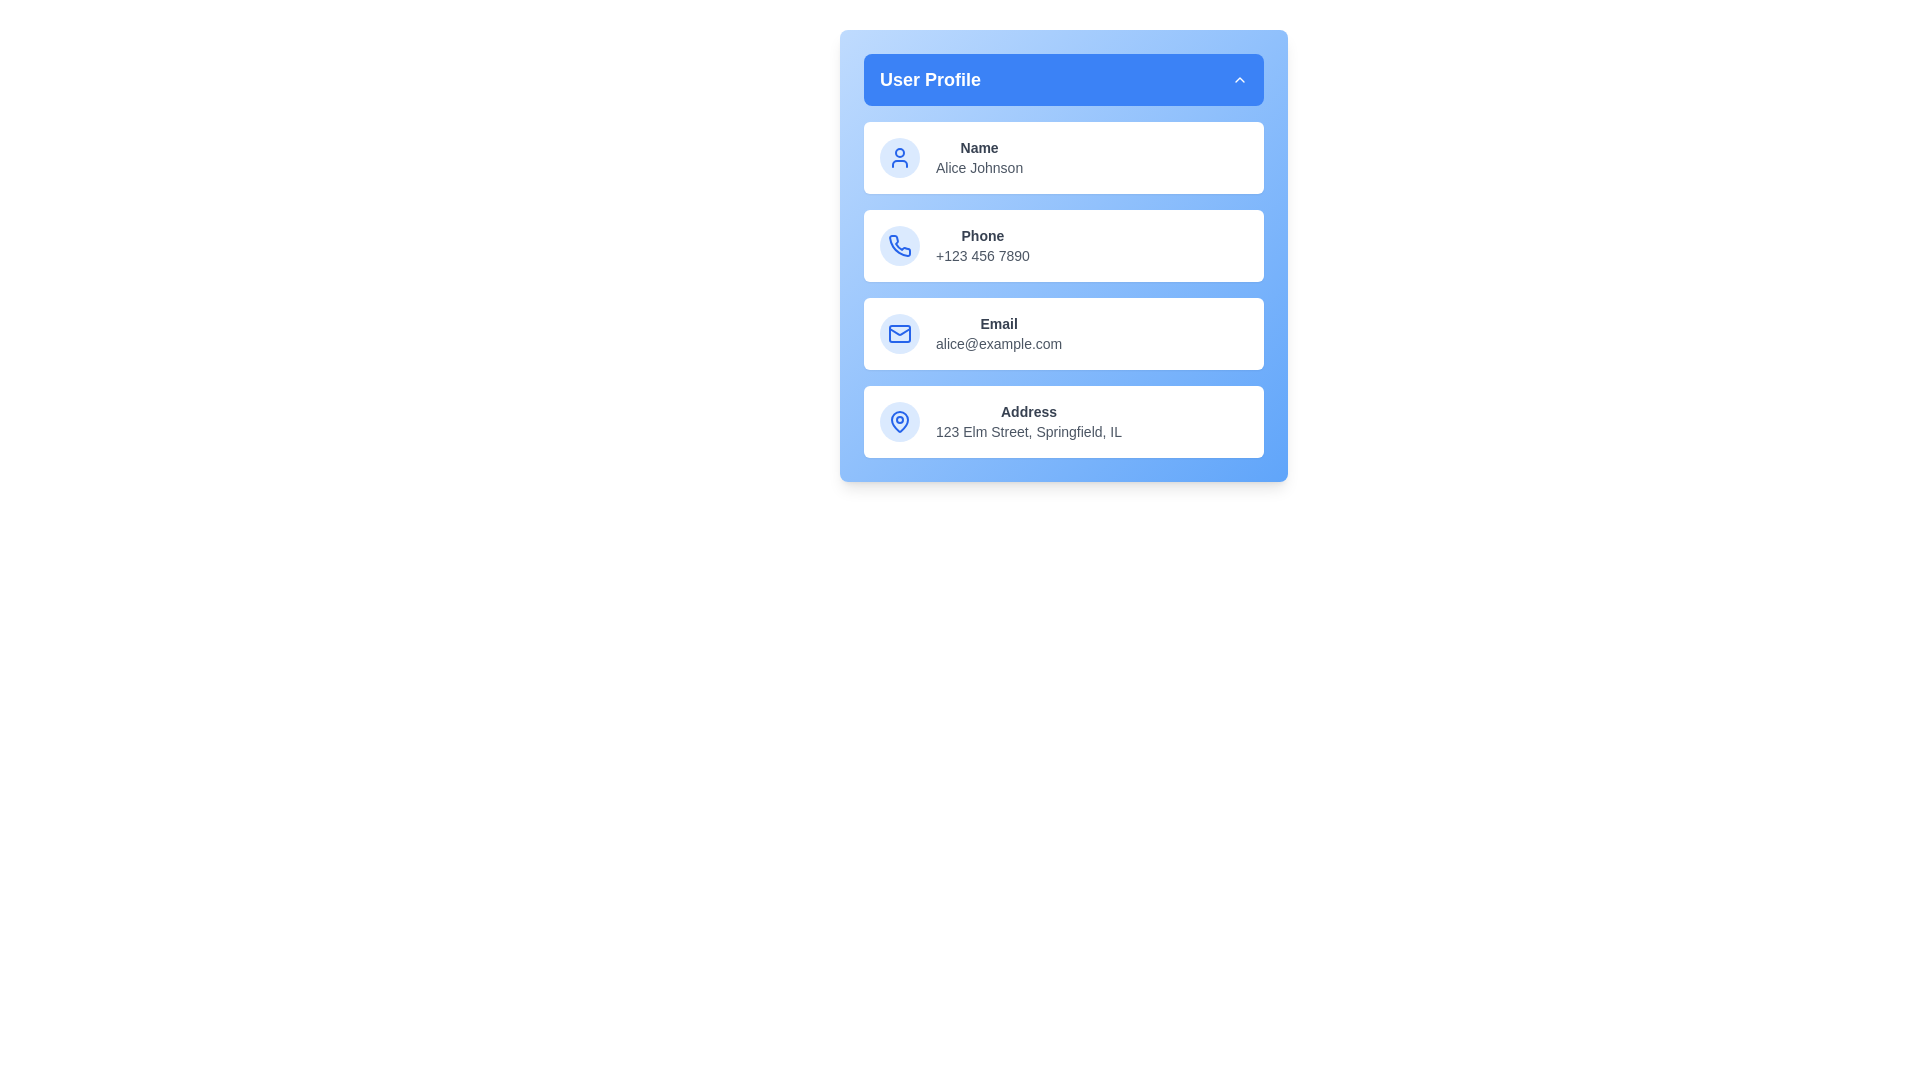 The image size is (1920, 1080). What do you see at coordinates (982, 234) in the screenshot?
I see `the Text label that identifies the phone number, located in the second row of the user profile card adjacent to the phone icon` at bounding box center [982, 234].